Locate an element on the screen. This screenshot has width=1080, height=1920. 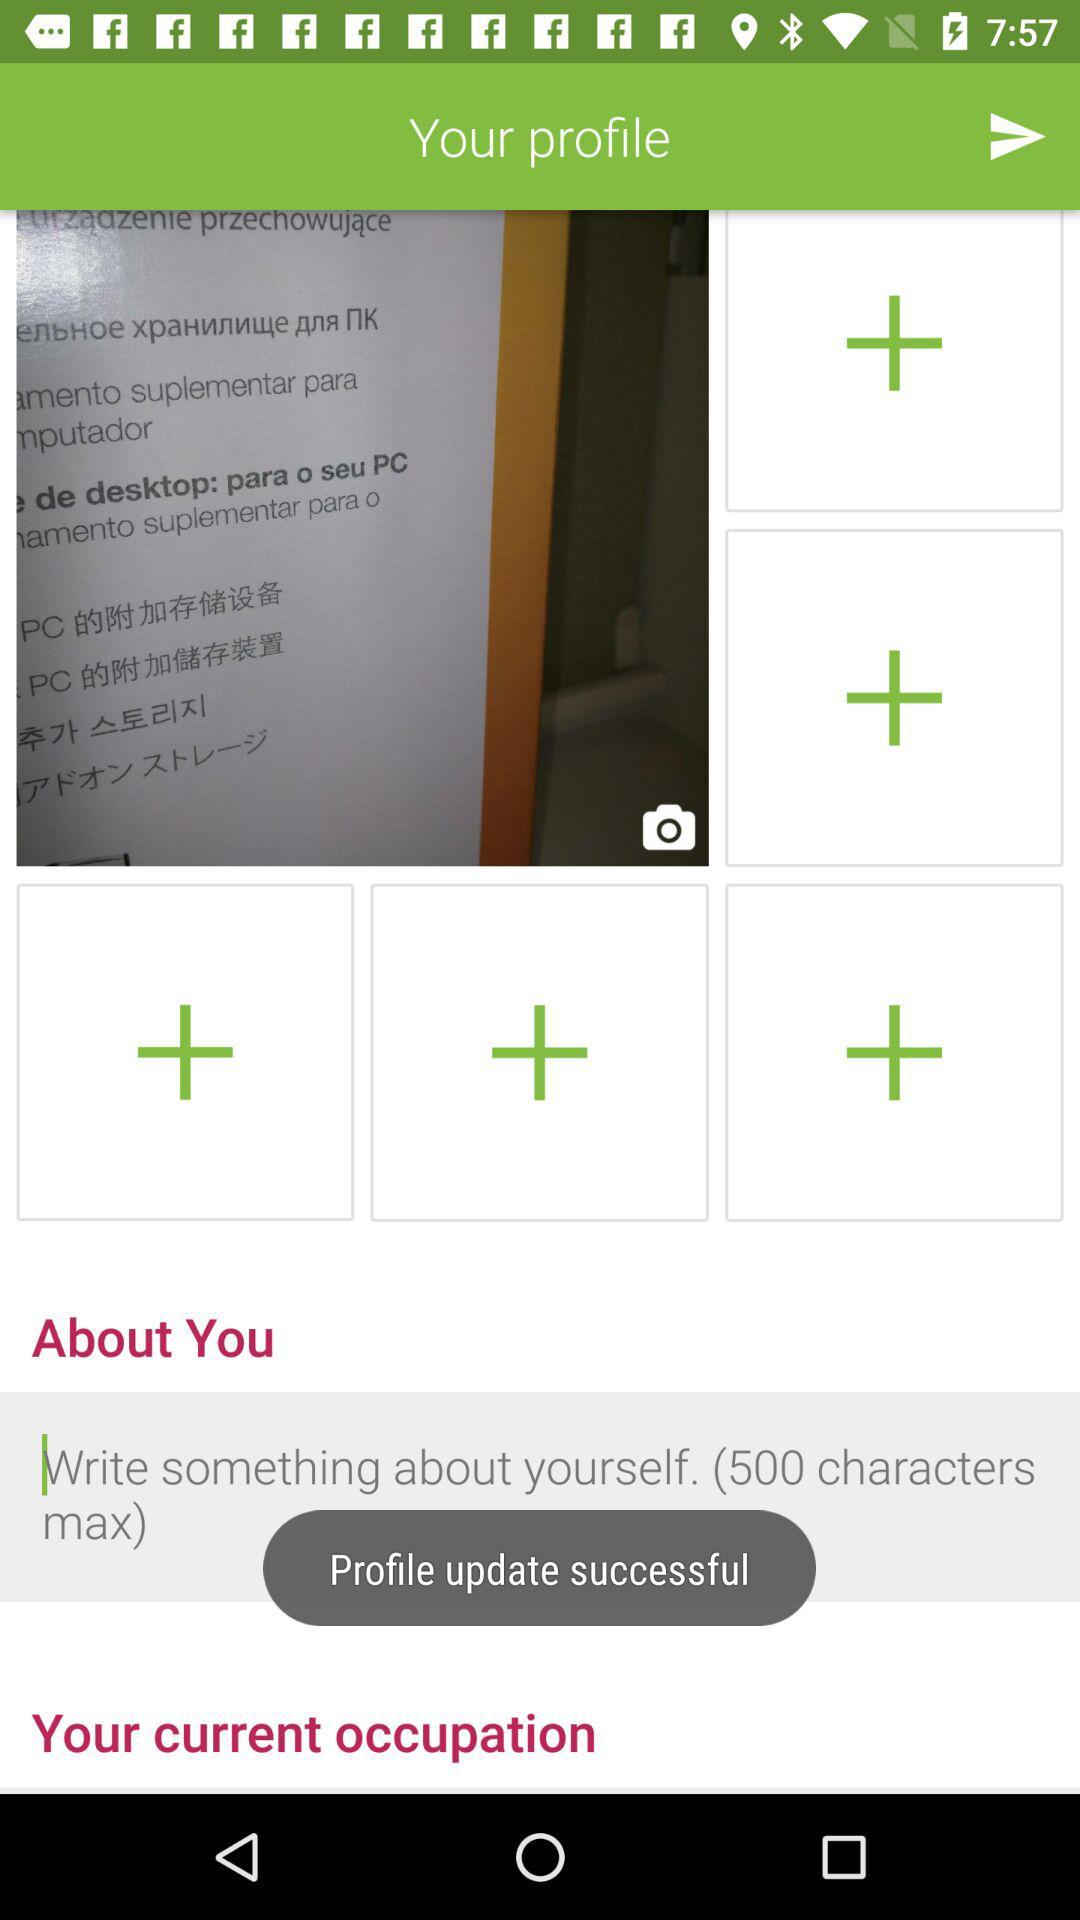
an image is located at coordinates (893, 1051).